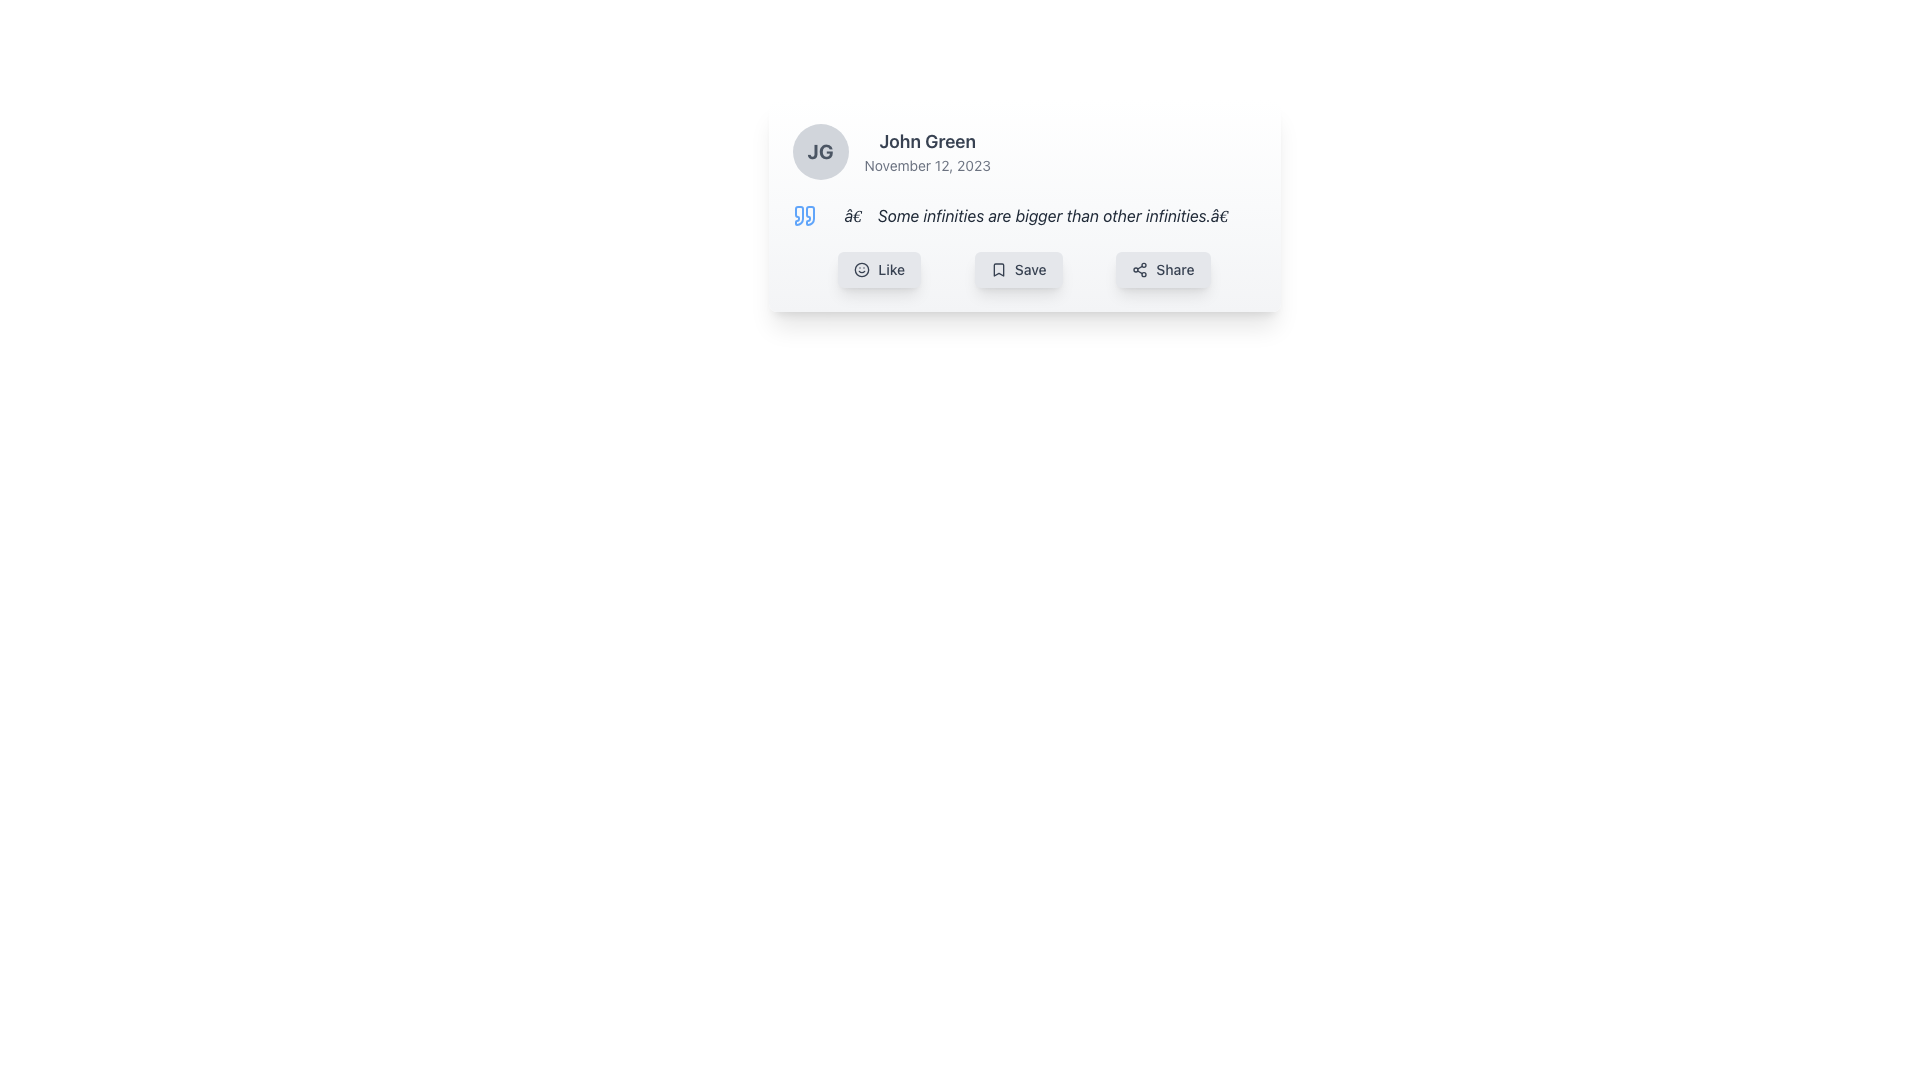 The image size is (1920, 1080). I want to click on the share icon located within the button labeled 'Share' at the far right of a row of buttons beneath a user post, so click(1140, 270).